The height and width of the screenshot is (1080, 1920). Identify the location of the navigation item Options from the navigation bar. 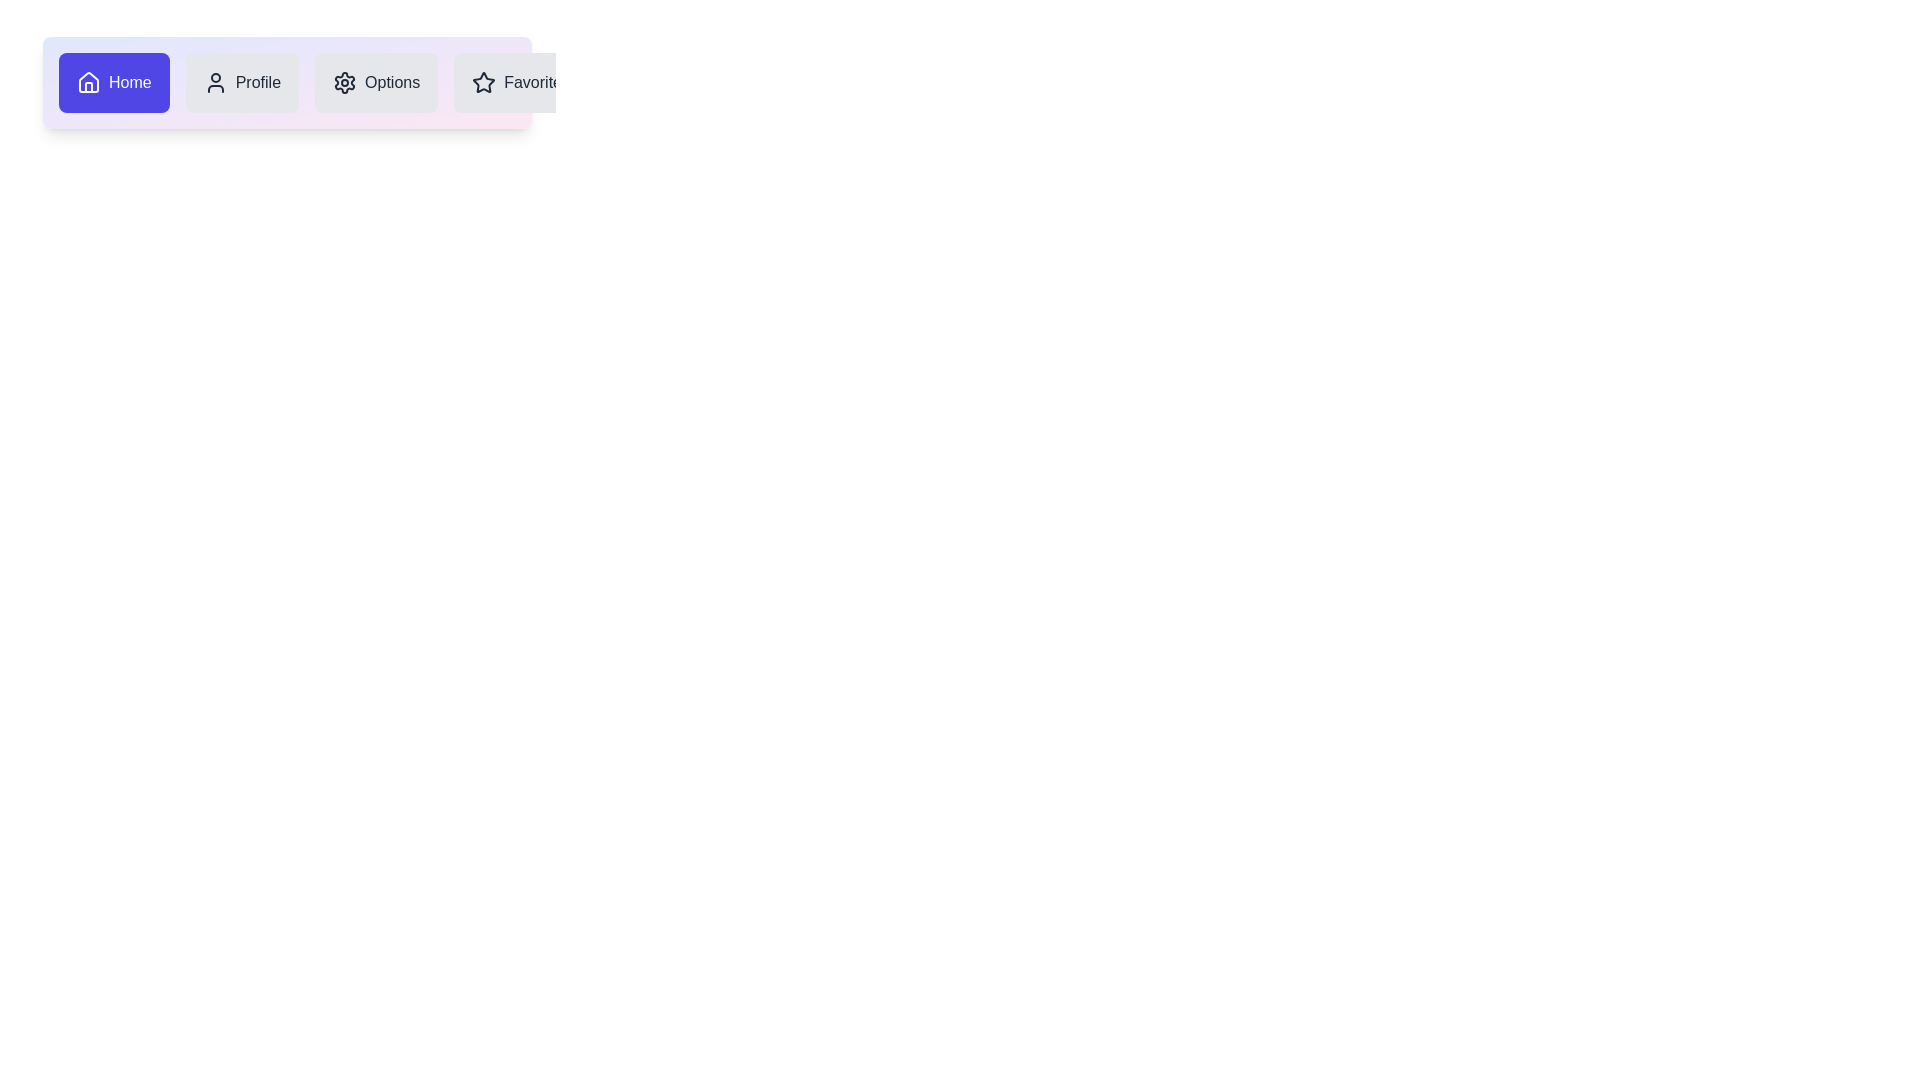
(375, 82).